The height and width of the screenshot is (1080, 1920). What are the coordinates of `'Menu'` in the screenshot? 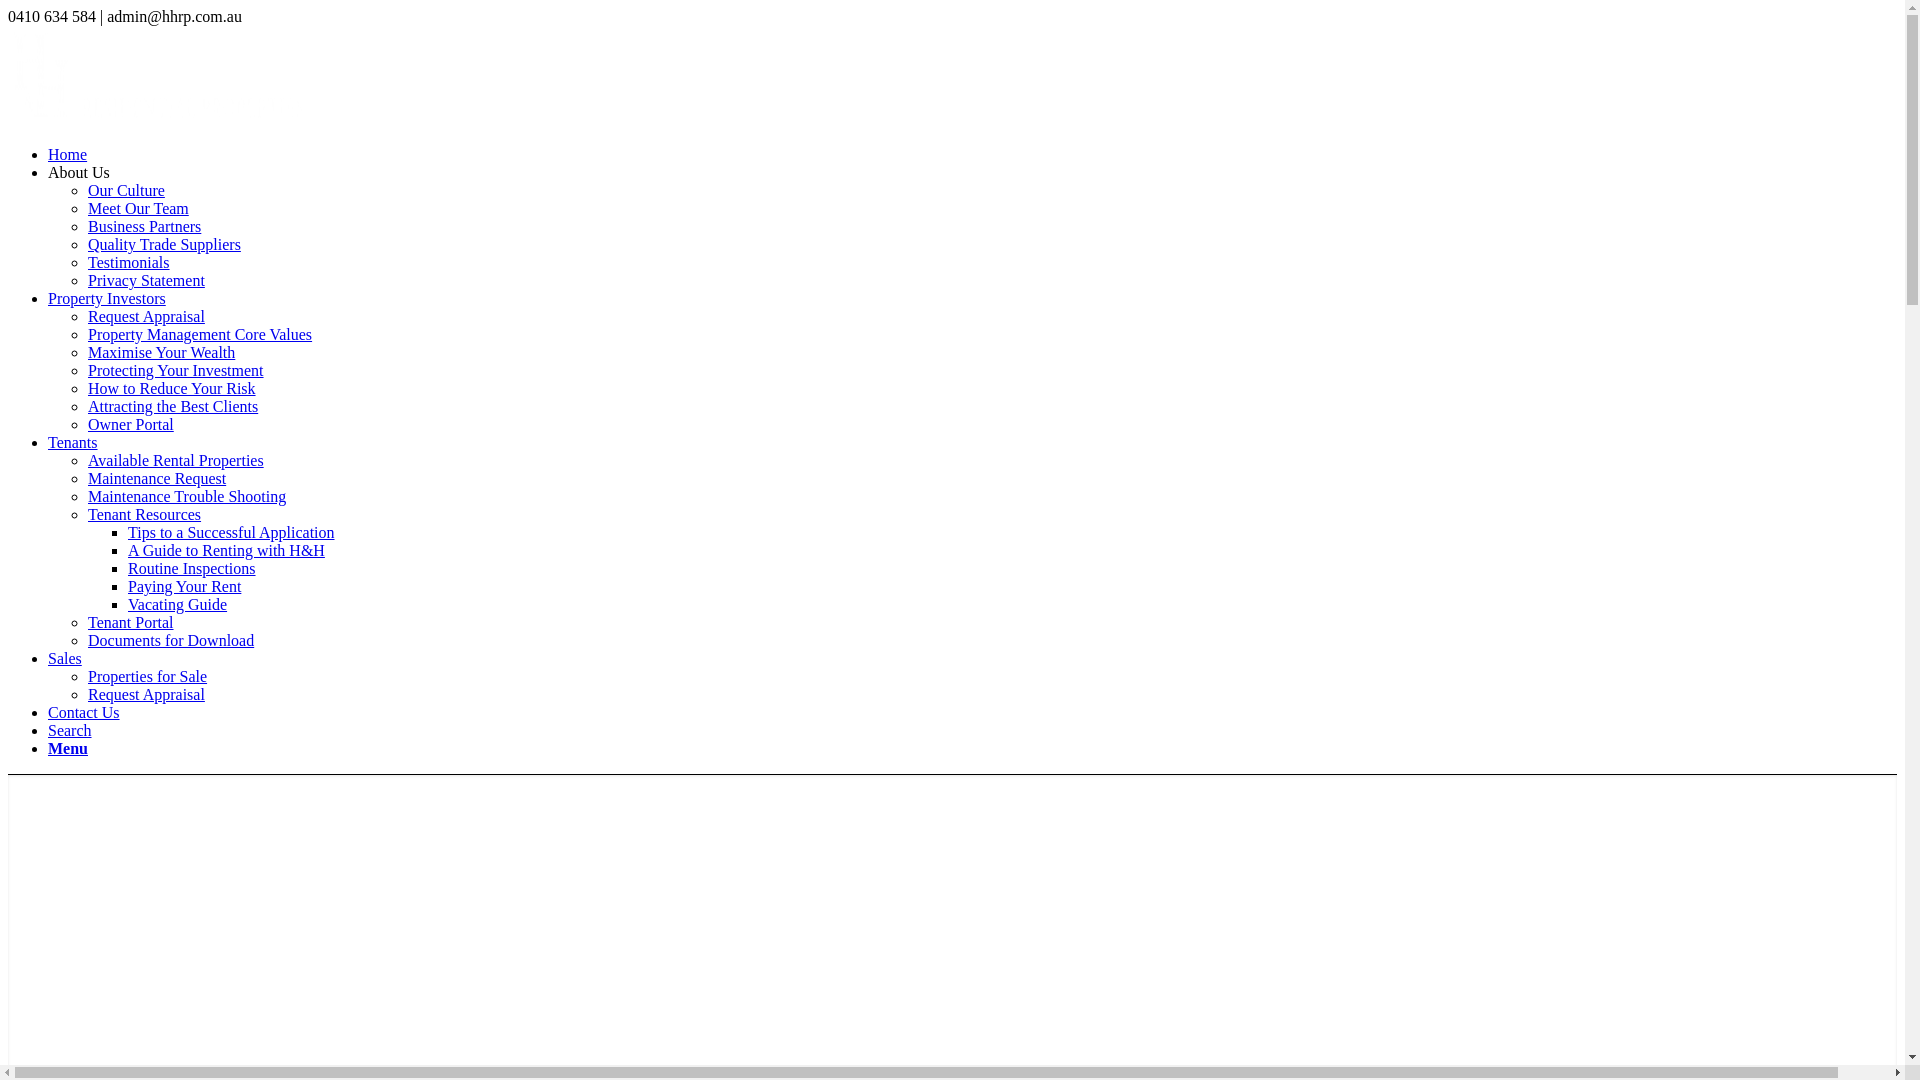 It's located at (67, 748).